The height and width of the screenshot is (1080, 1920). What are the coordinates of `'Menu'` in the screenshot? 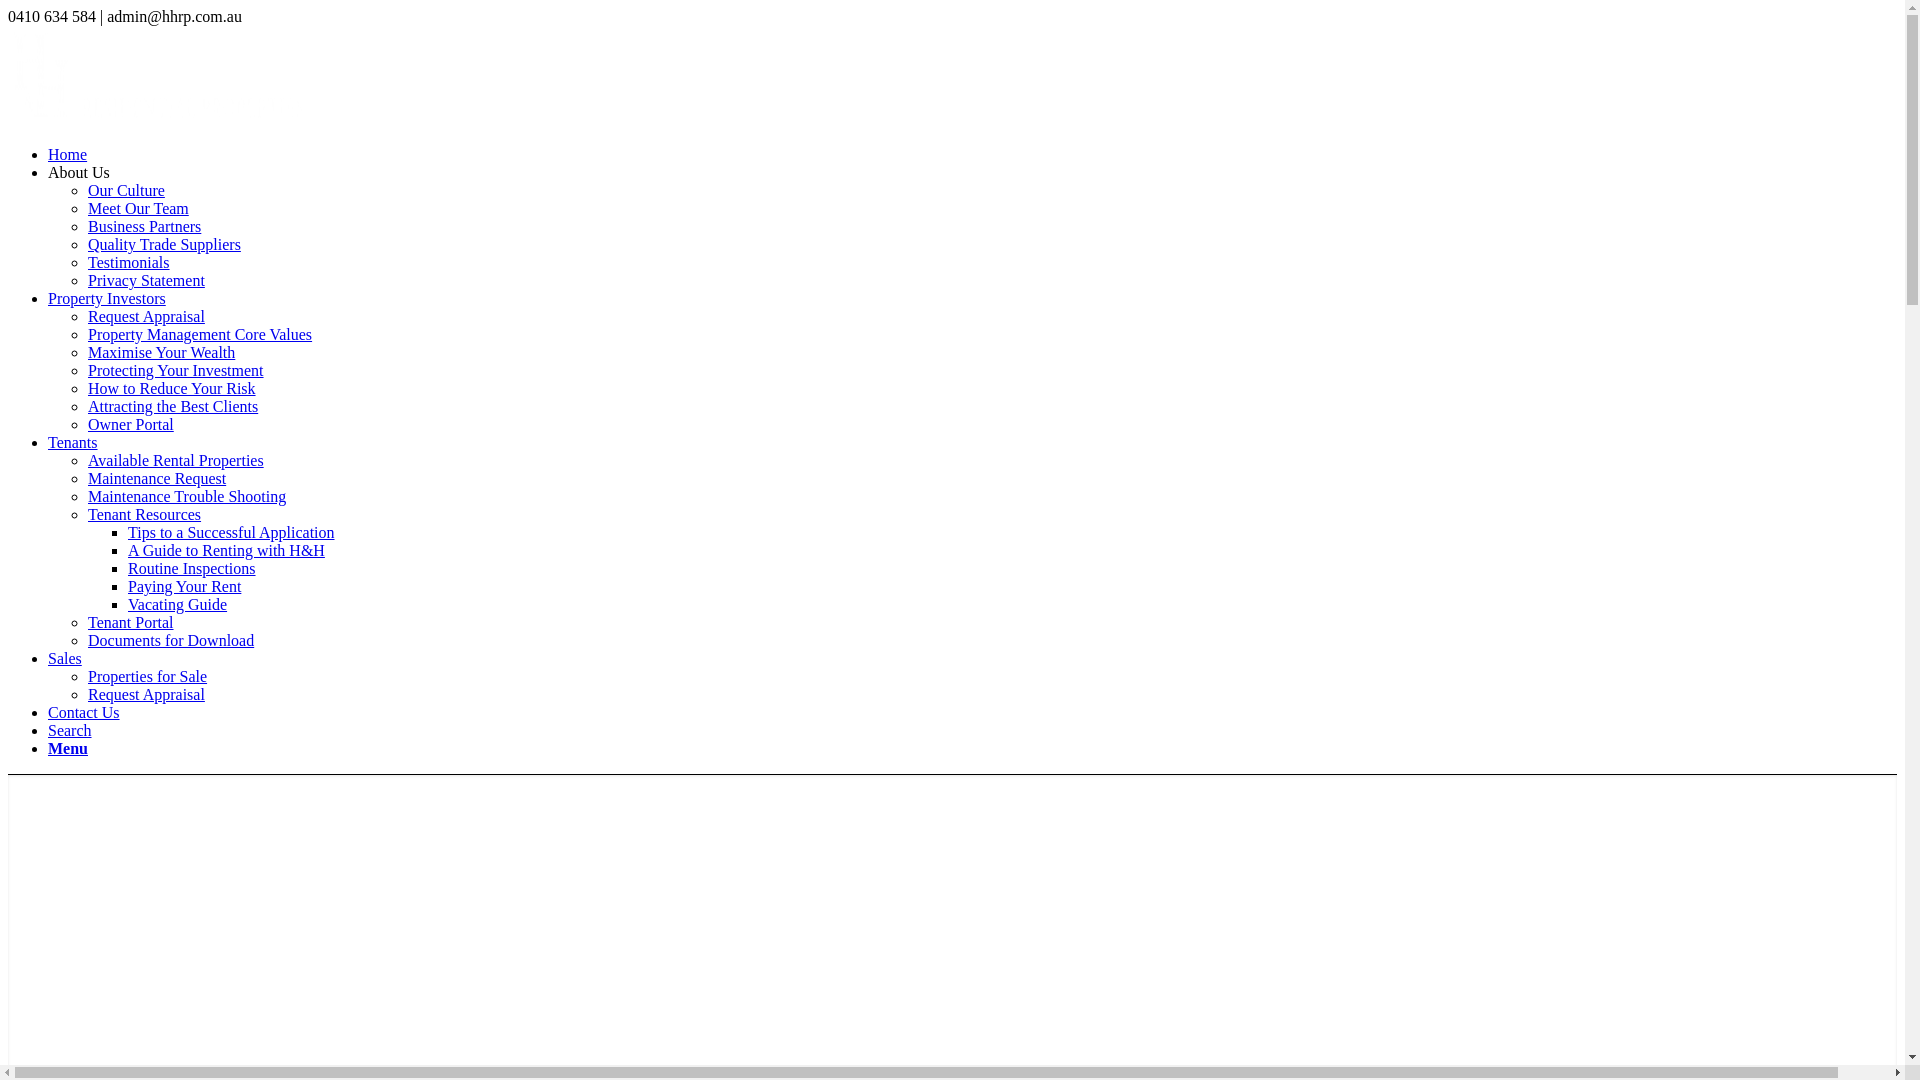 It's located at (67, 748).